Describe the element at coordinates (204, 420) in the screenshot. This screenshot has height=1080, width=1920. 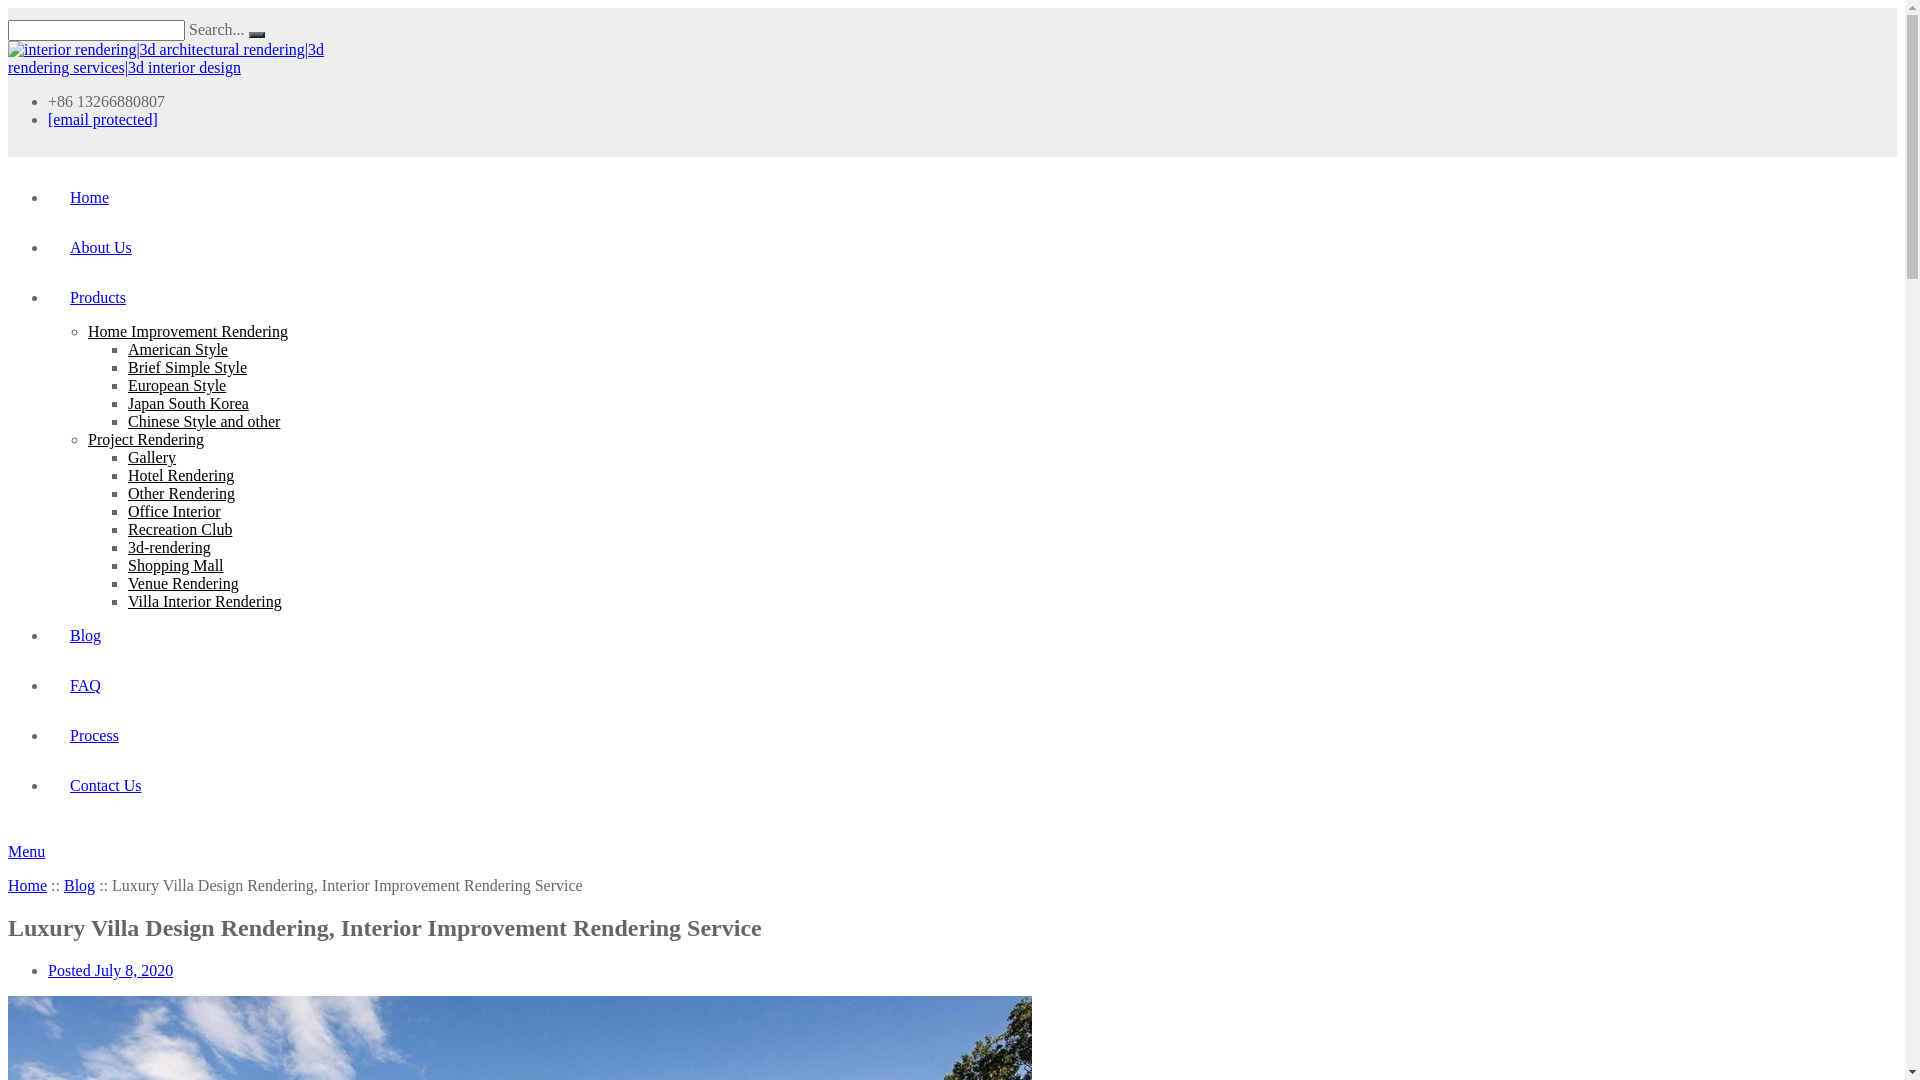
I see `'Chinese Style and other'` at that location.